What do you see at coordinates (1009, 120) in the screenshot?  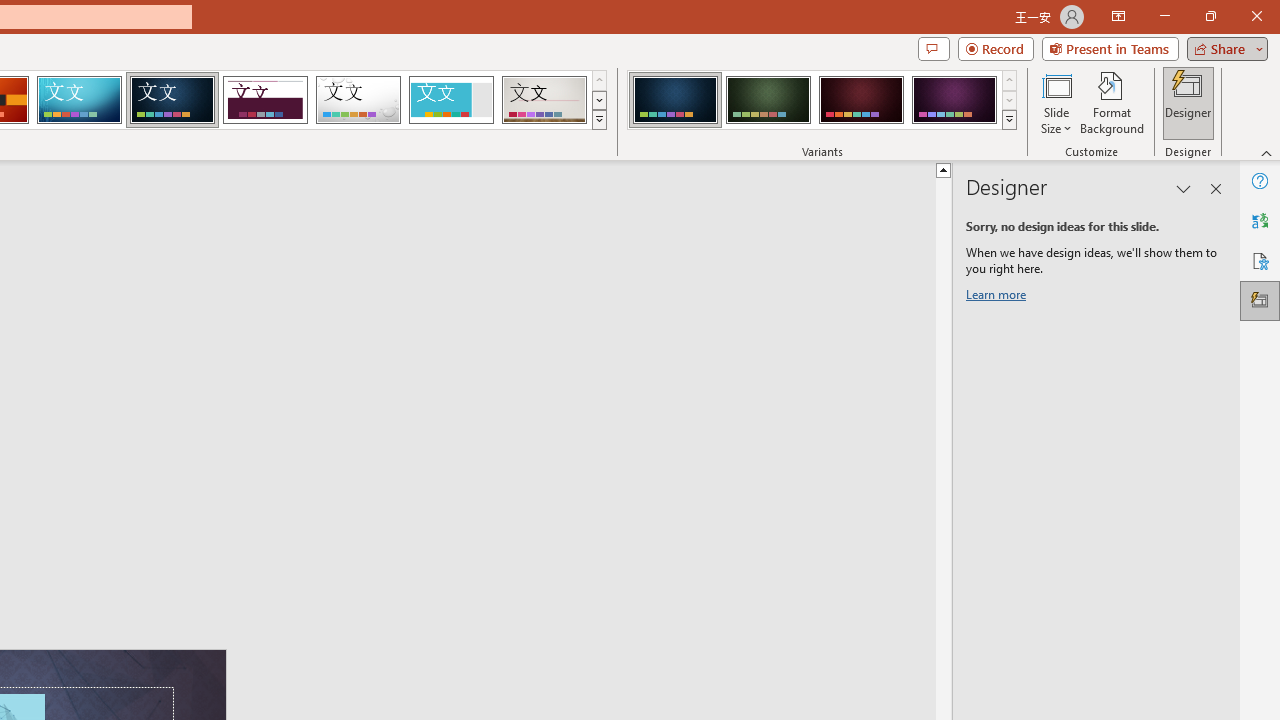 I see `'Variants'` at bounding box center [1009, 120].